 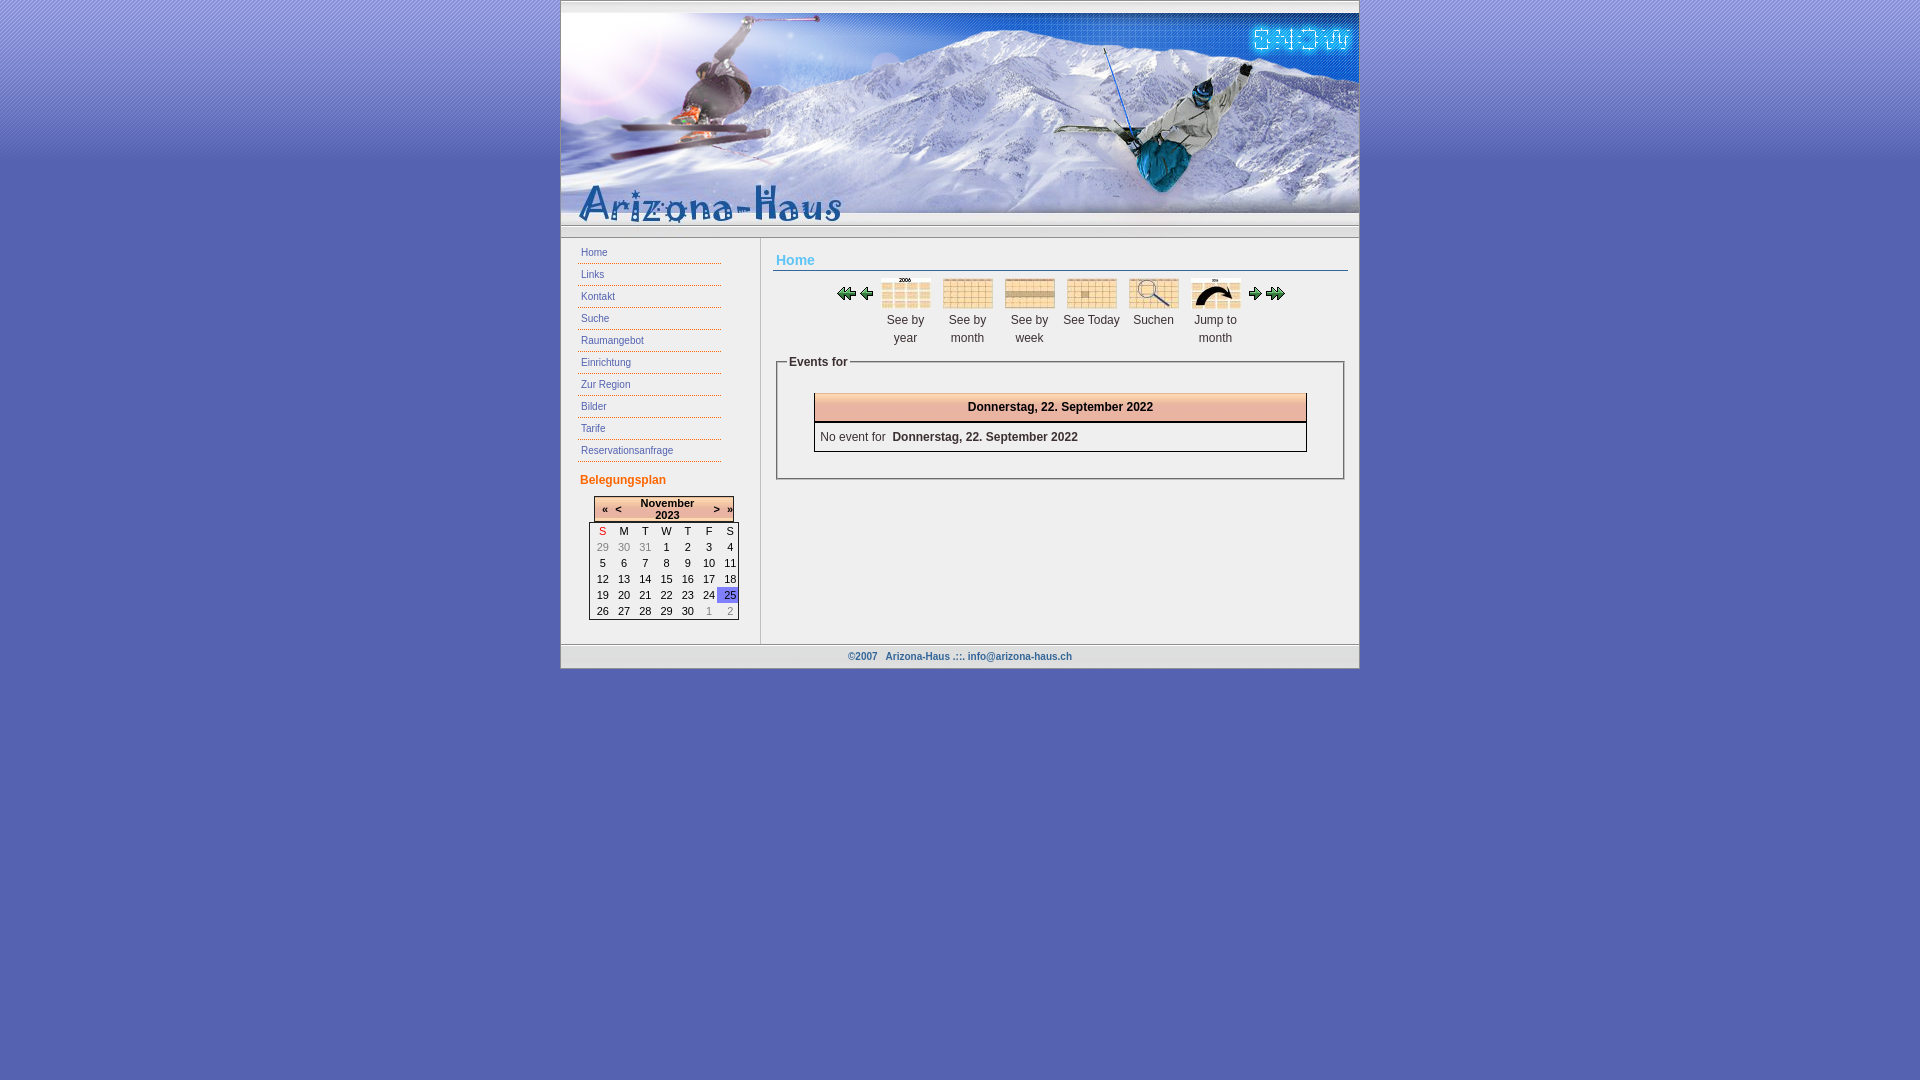 What do you see at coordinates (666, 593) in the screenshot?
I see `'22'` at bounding box center [666, 593].